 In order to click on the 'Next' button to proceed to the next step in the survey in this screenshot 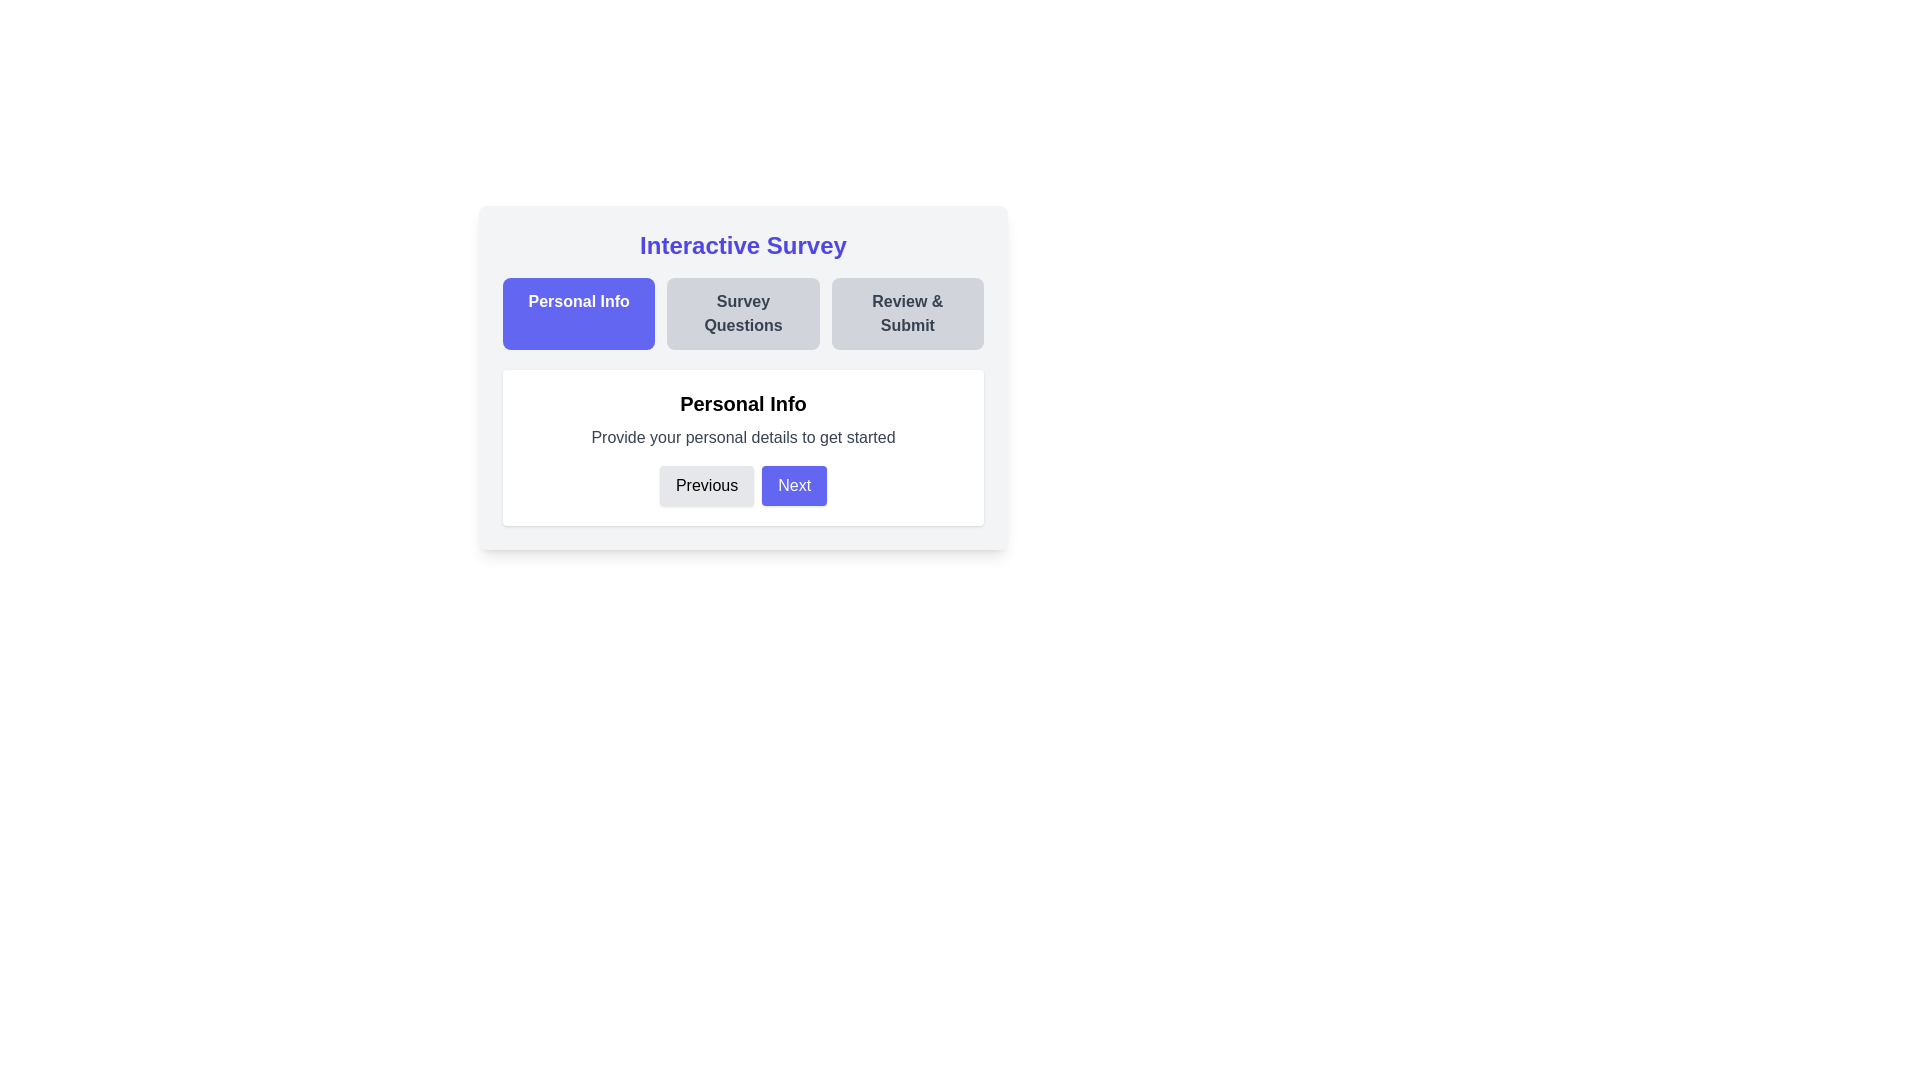, I will do `click(793, 486)`.